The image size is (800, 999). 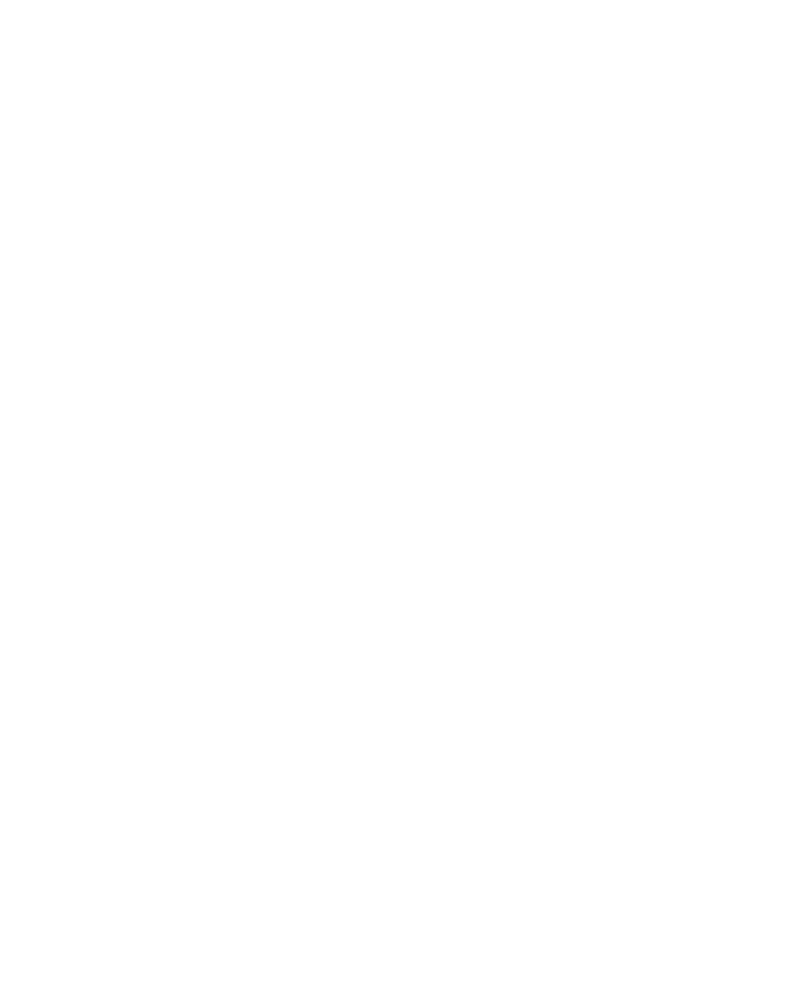 What do you see at coordinates (347, 441) in the screenshot?
I see `'Neutrik has announced several new REAN airtight connectors designed for connectivity when used outdoors and in other potentially harsh environments.'` at bounding box center [347, 441].